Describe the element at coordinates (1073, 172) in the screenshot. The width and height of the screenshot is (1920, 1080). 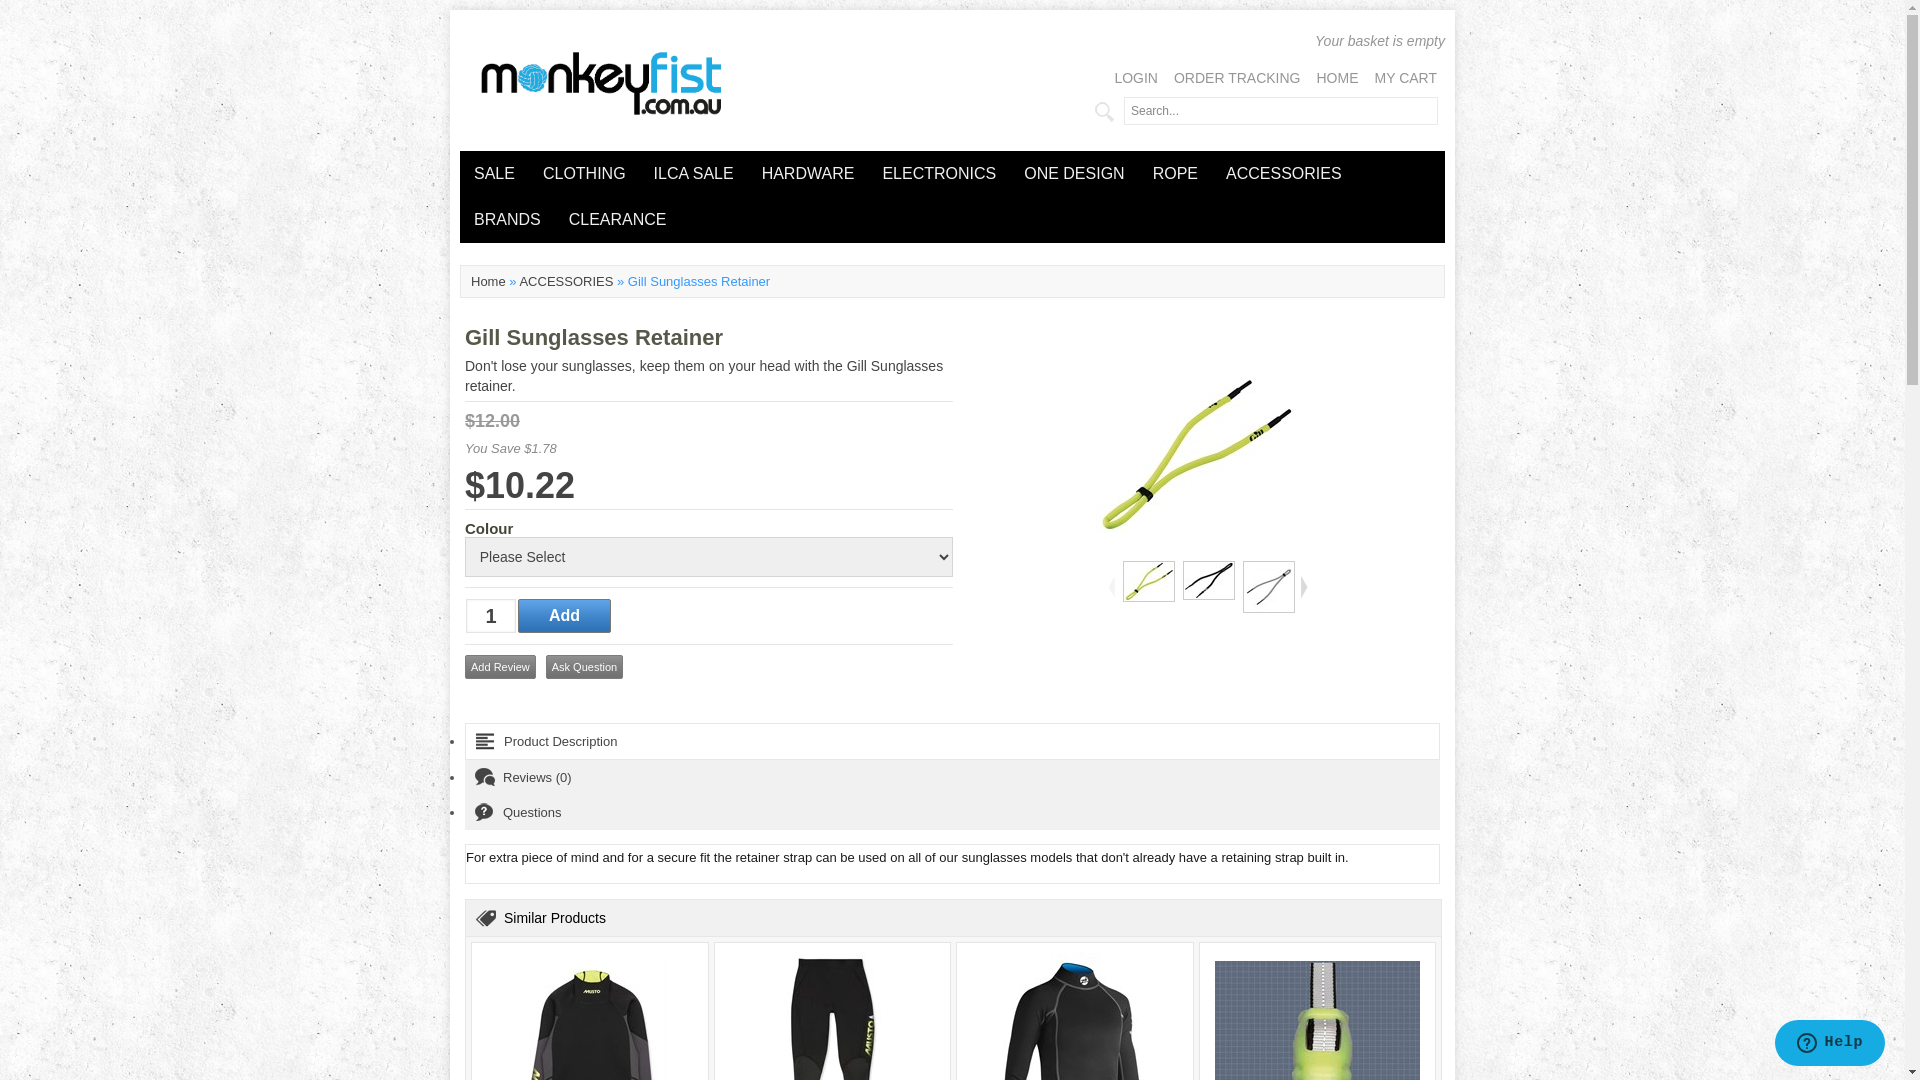
I see `'ONE DESIGN'` at that location.